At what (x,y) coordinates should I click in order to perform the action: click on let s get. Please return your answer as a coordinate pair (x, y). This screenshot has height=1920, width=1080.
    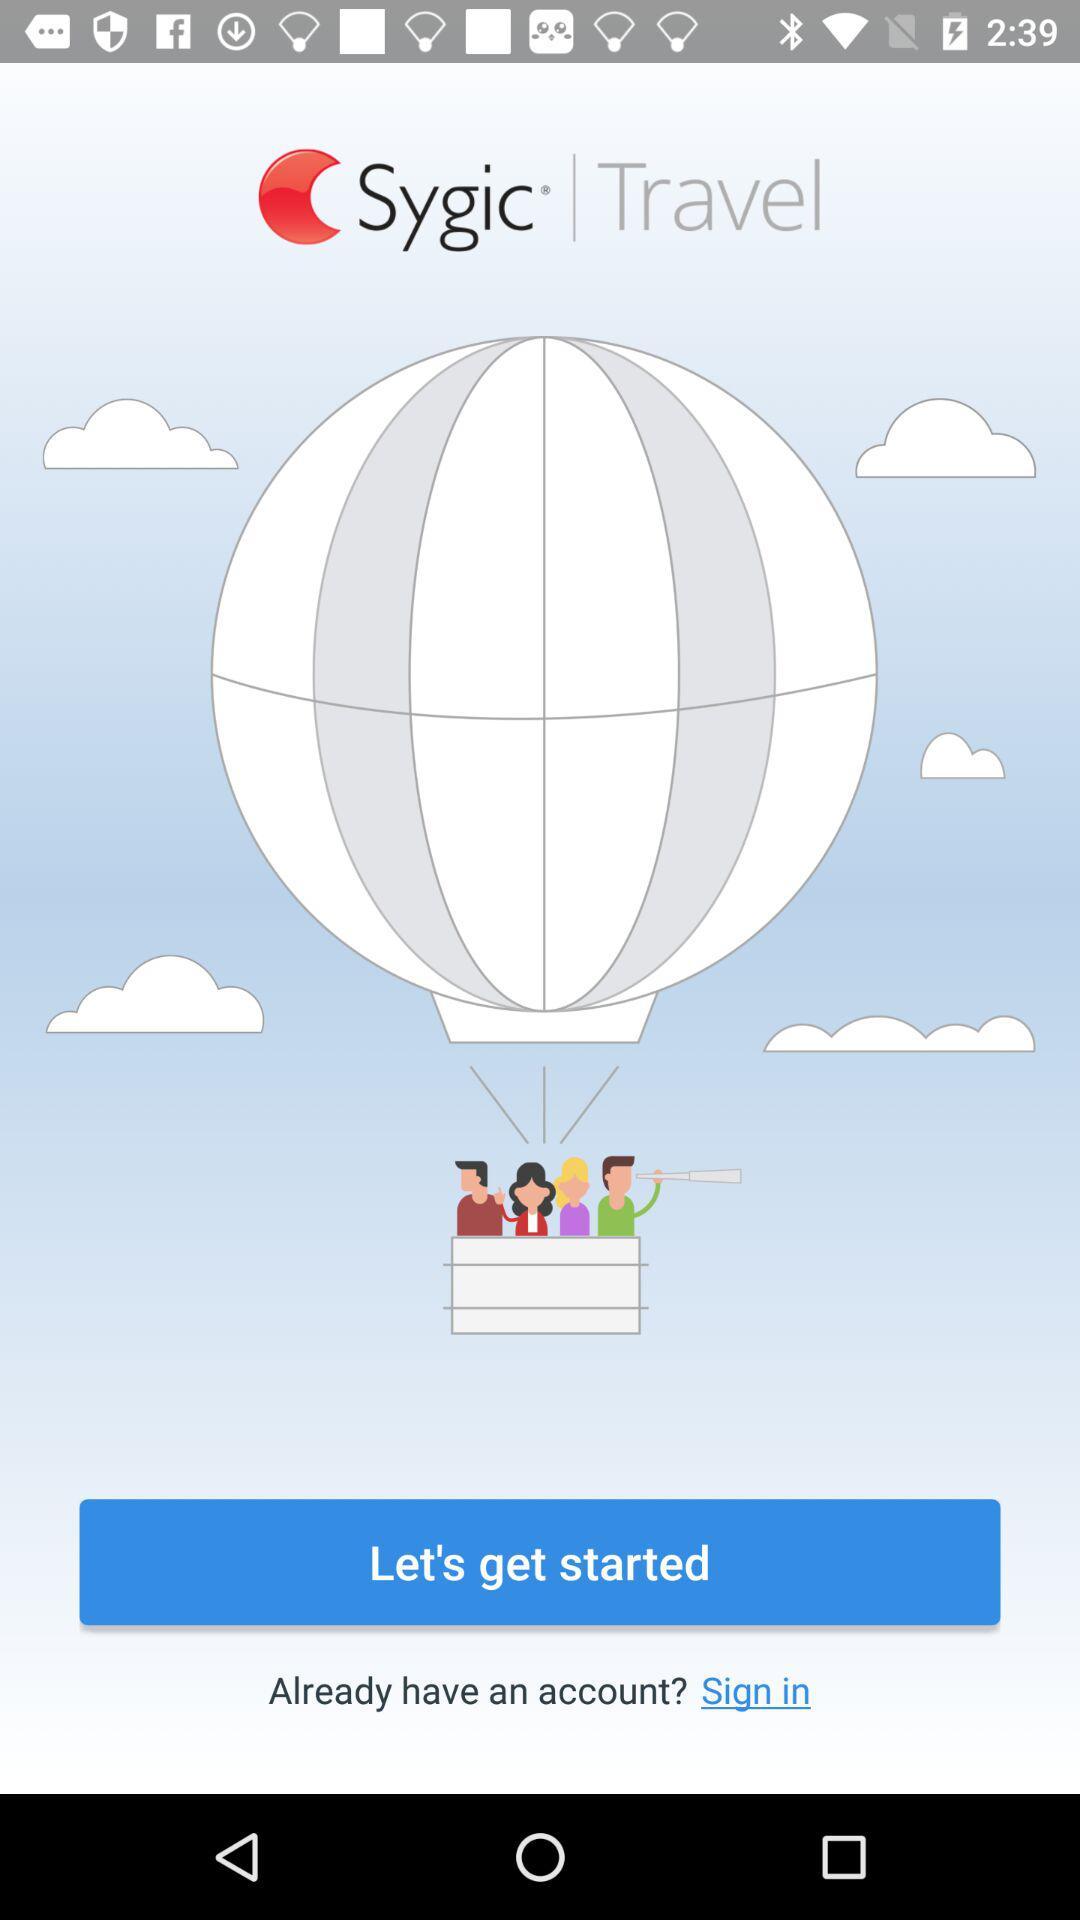
    Looking at the image, I should click on (540, 1561).